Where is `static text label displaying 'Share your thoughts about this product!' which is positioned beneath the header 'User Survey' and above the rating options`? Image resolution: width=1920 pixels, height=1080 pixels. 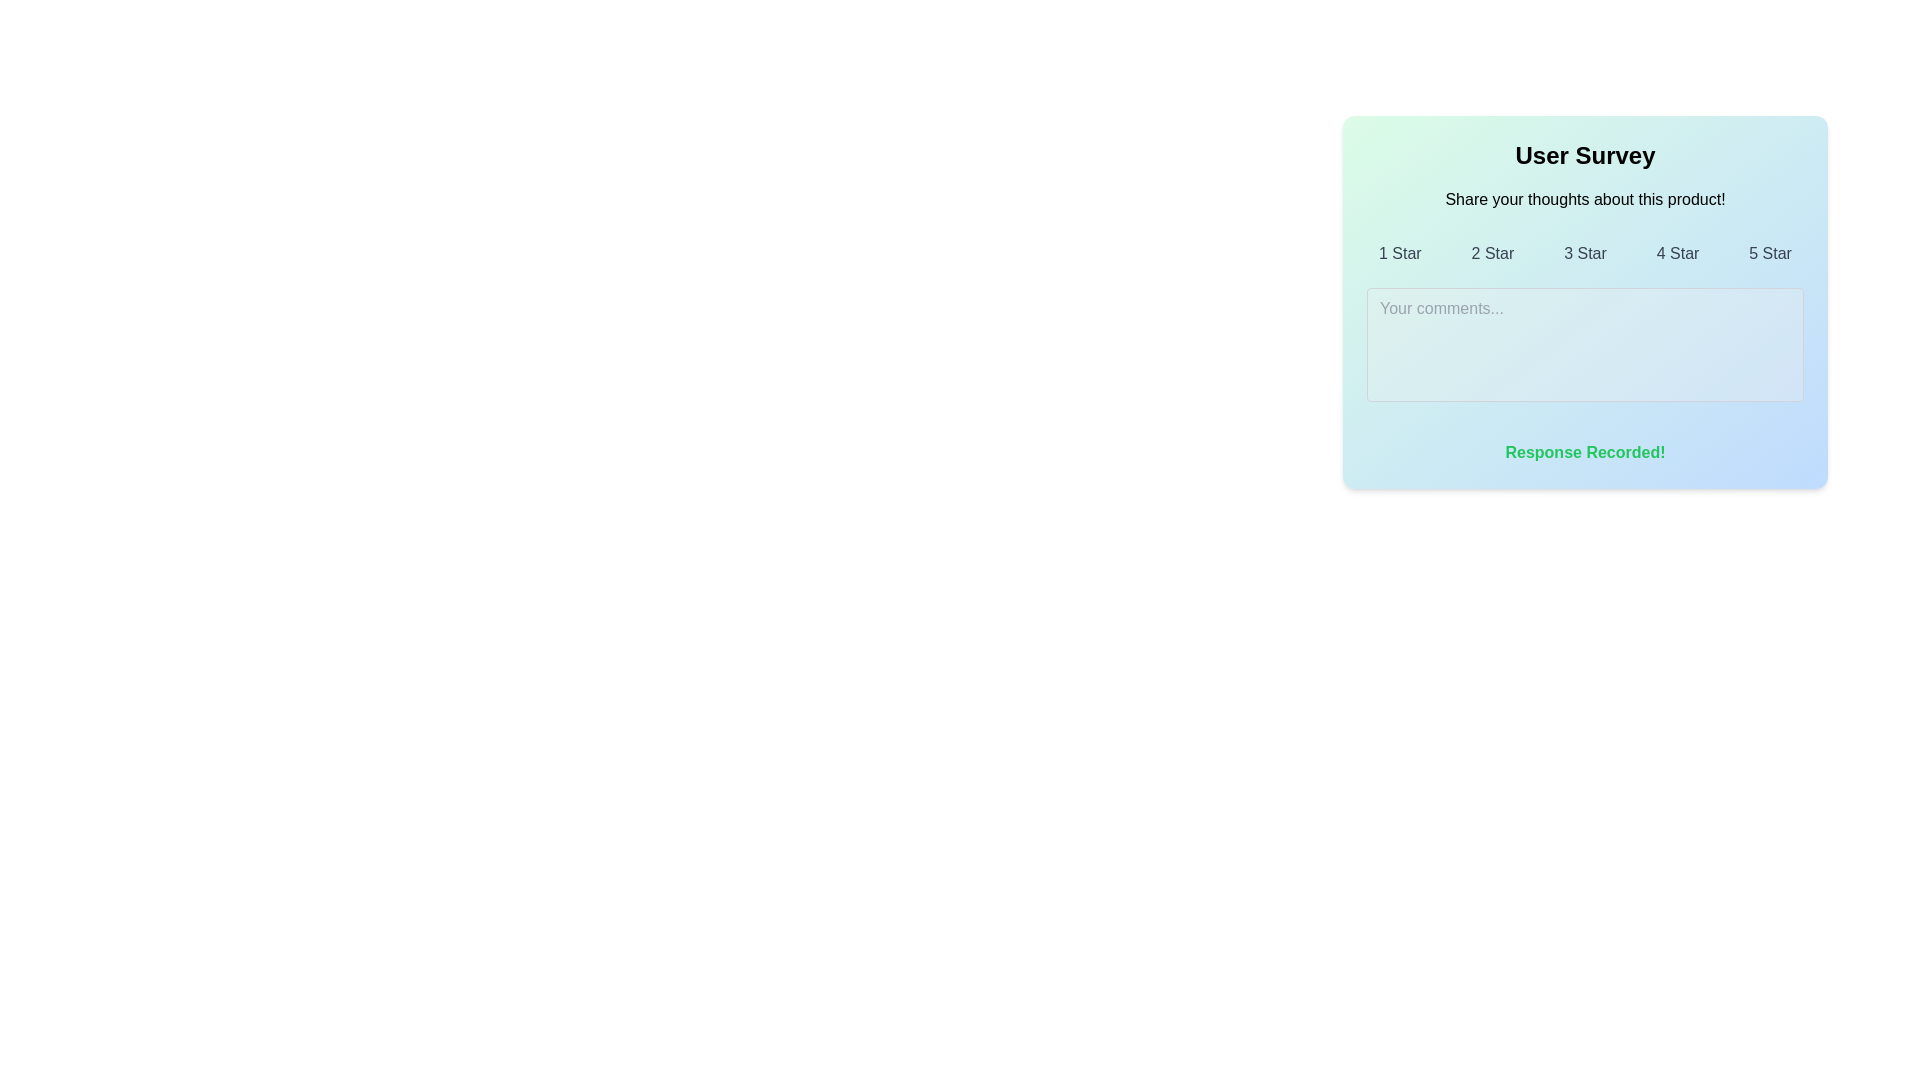 static text label displaying 'Share your thoughts about this product!' which is positioned beneath the header 'User Survey' and above the rating options is located at coordinates (1584, 200).